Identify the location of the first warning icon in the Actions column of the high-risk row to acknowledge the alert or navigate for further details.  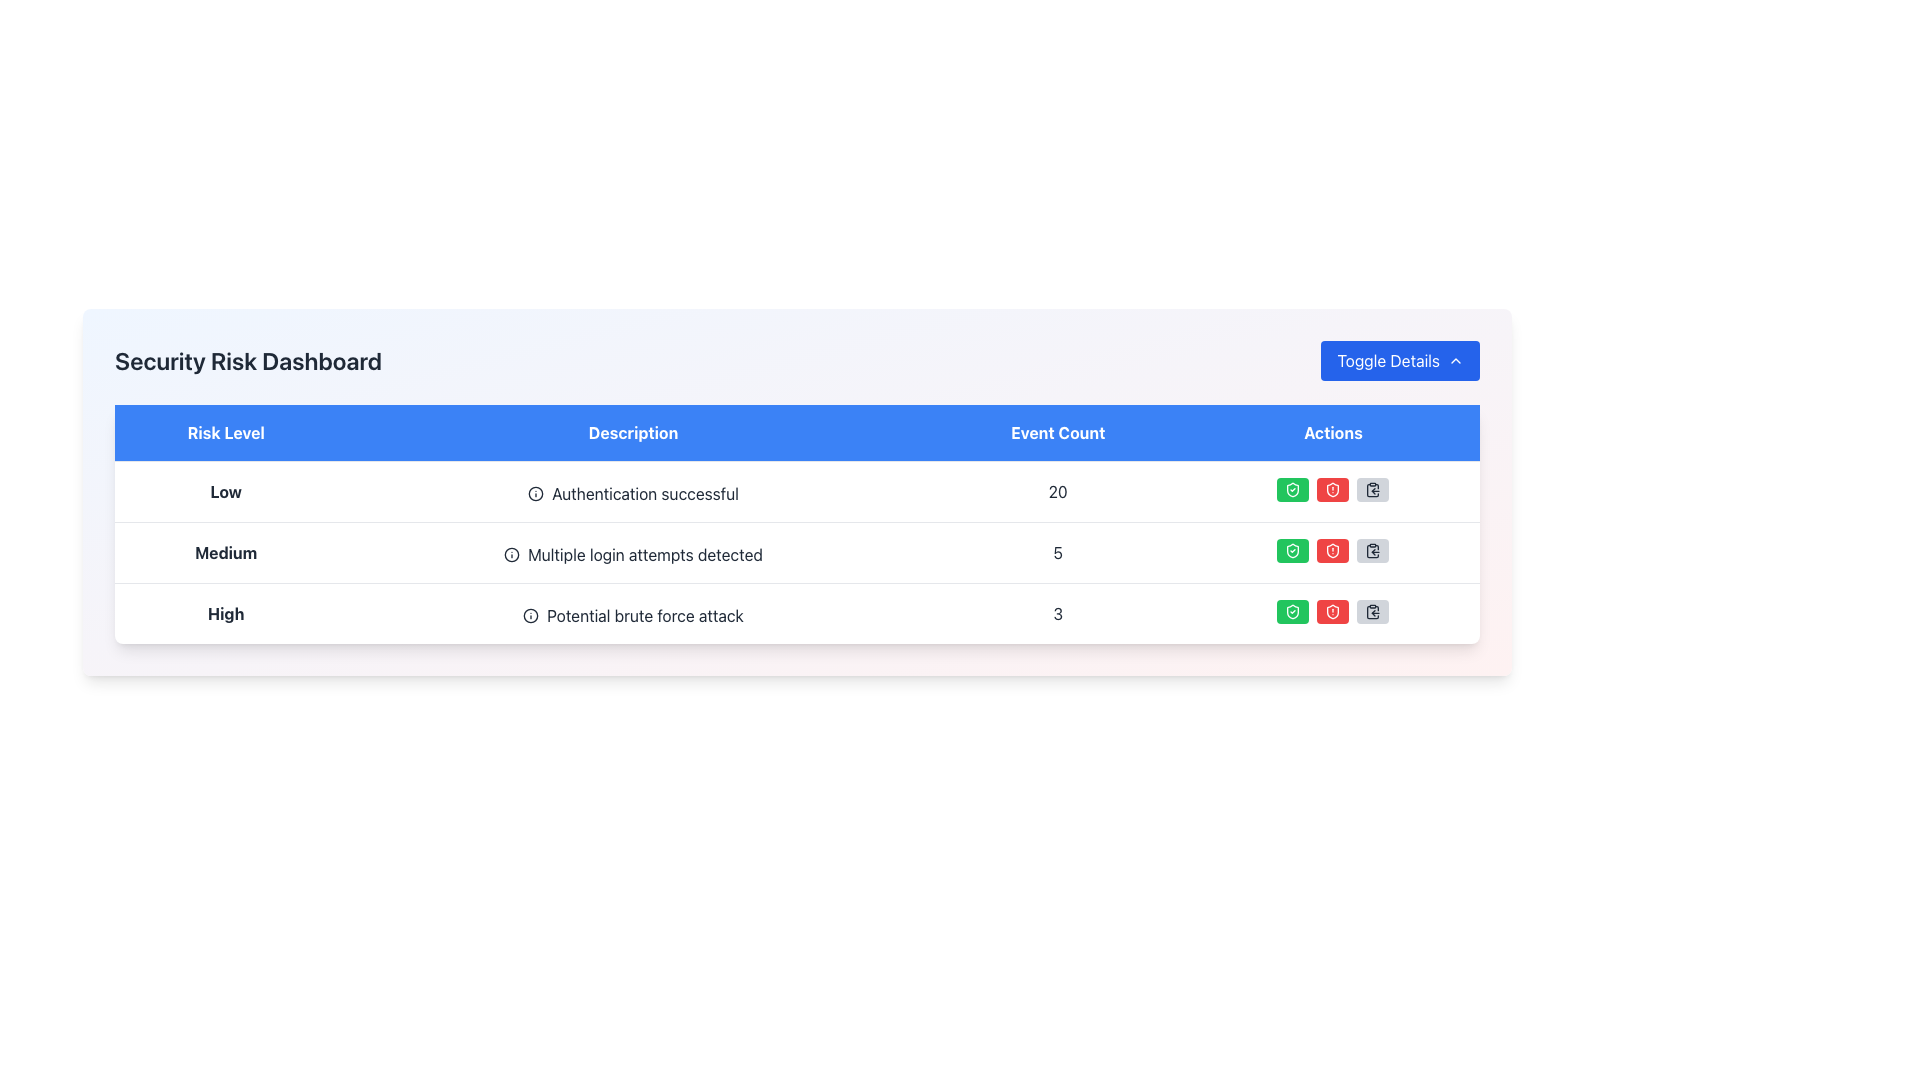
(1333, 551).